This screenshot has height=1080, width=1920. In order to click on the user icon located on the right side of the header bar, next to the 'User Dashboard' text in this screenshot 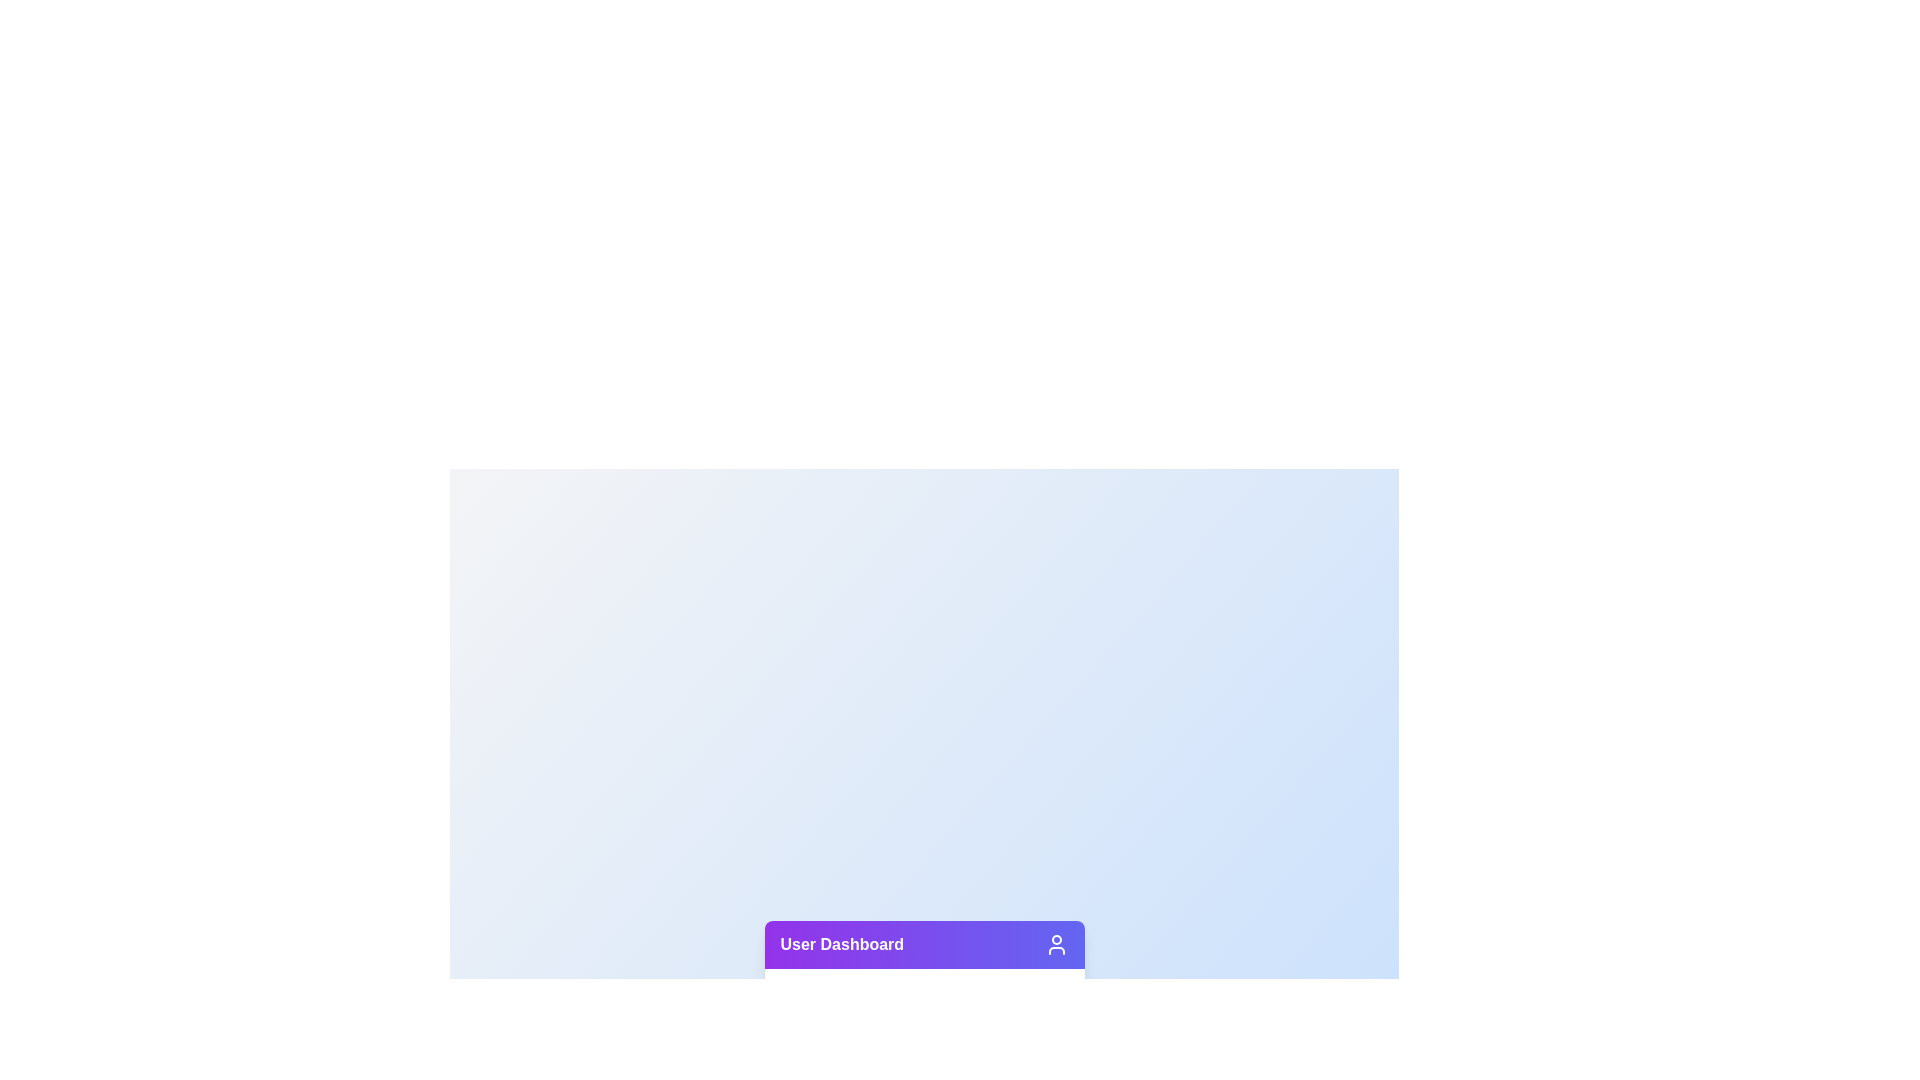, I will do `click(1055, 945)`.